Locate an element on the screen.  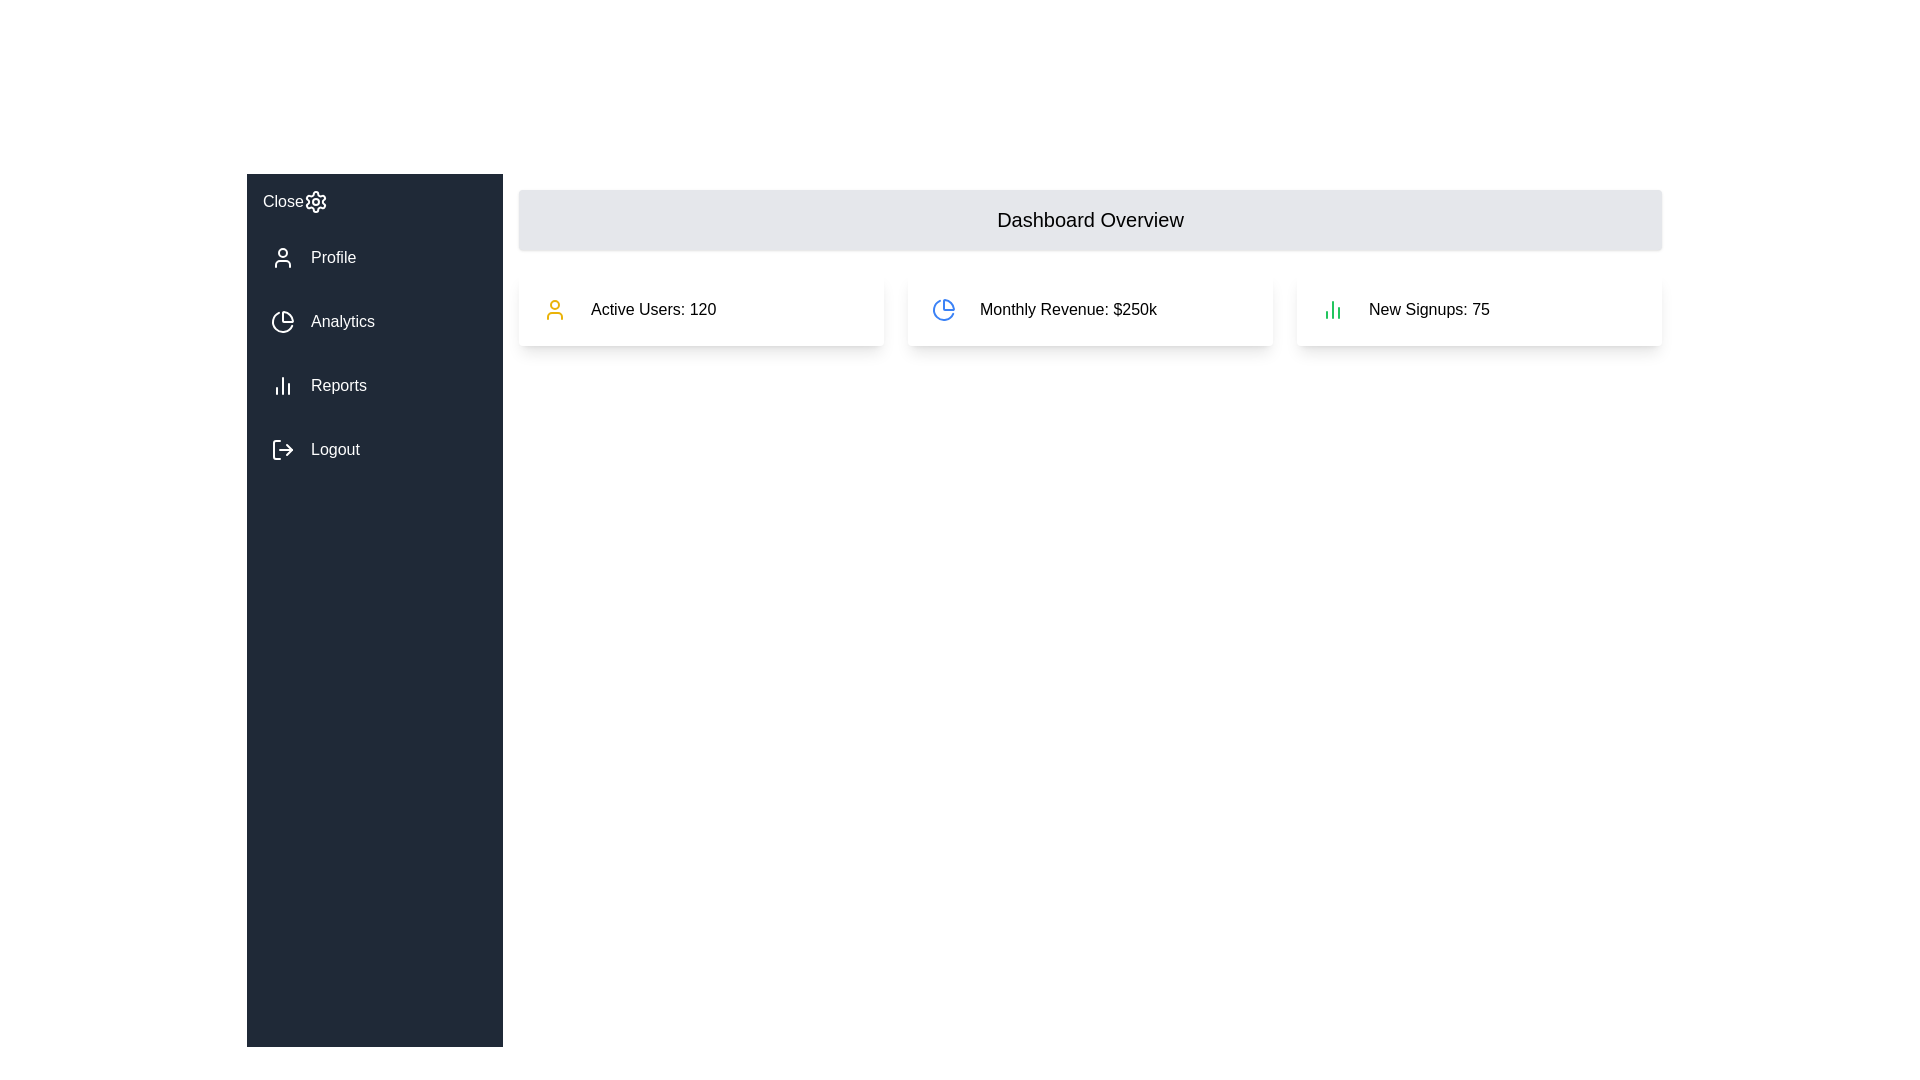
text label indicating navigation to the Profile section, which is positioned below the 'Close' setting icon and above the 'Analytics' option in the vertical navigation bar is located at coordinates (333, 257).